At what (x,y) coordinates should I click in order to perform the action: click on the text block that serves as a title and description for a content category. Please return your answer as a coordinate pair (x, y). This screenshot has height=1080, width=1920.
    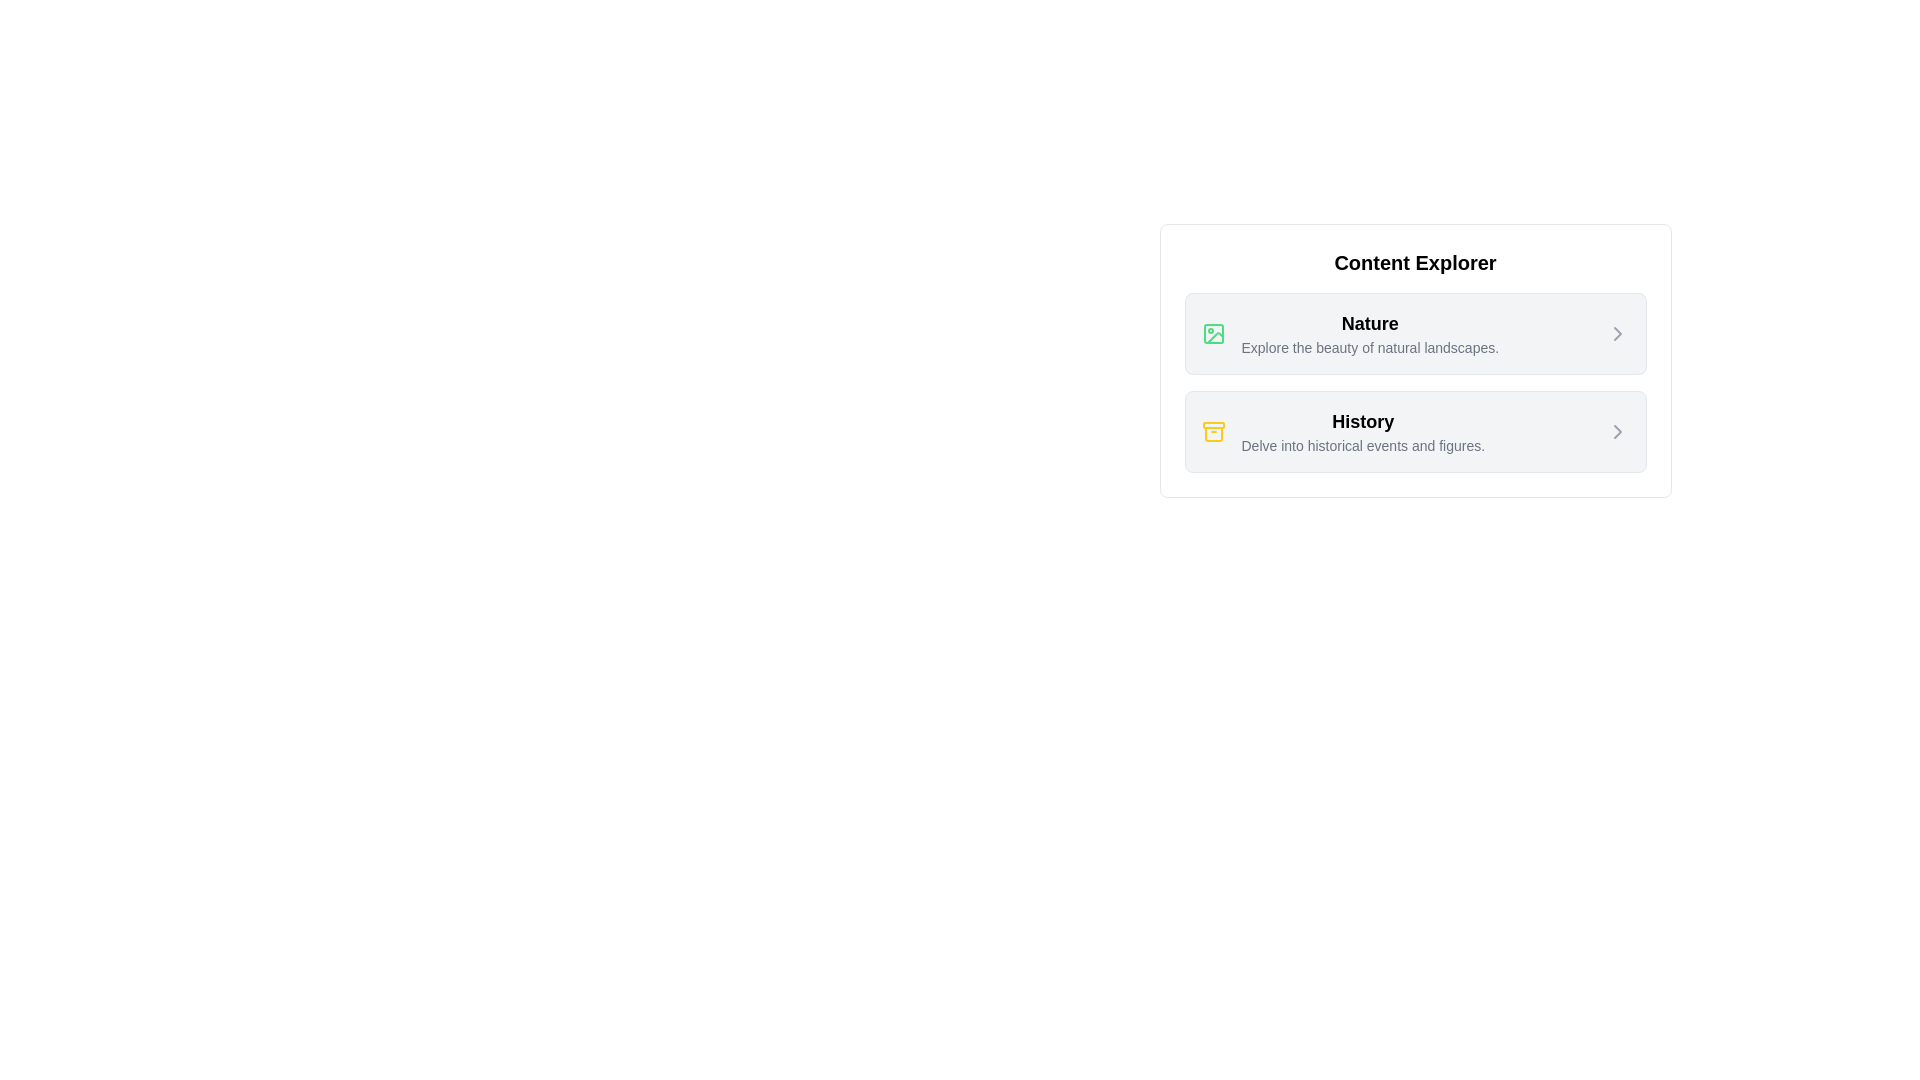
    Looking at the image, I should click on (1369, 333).